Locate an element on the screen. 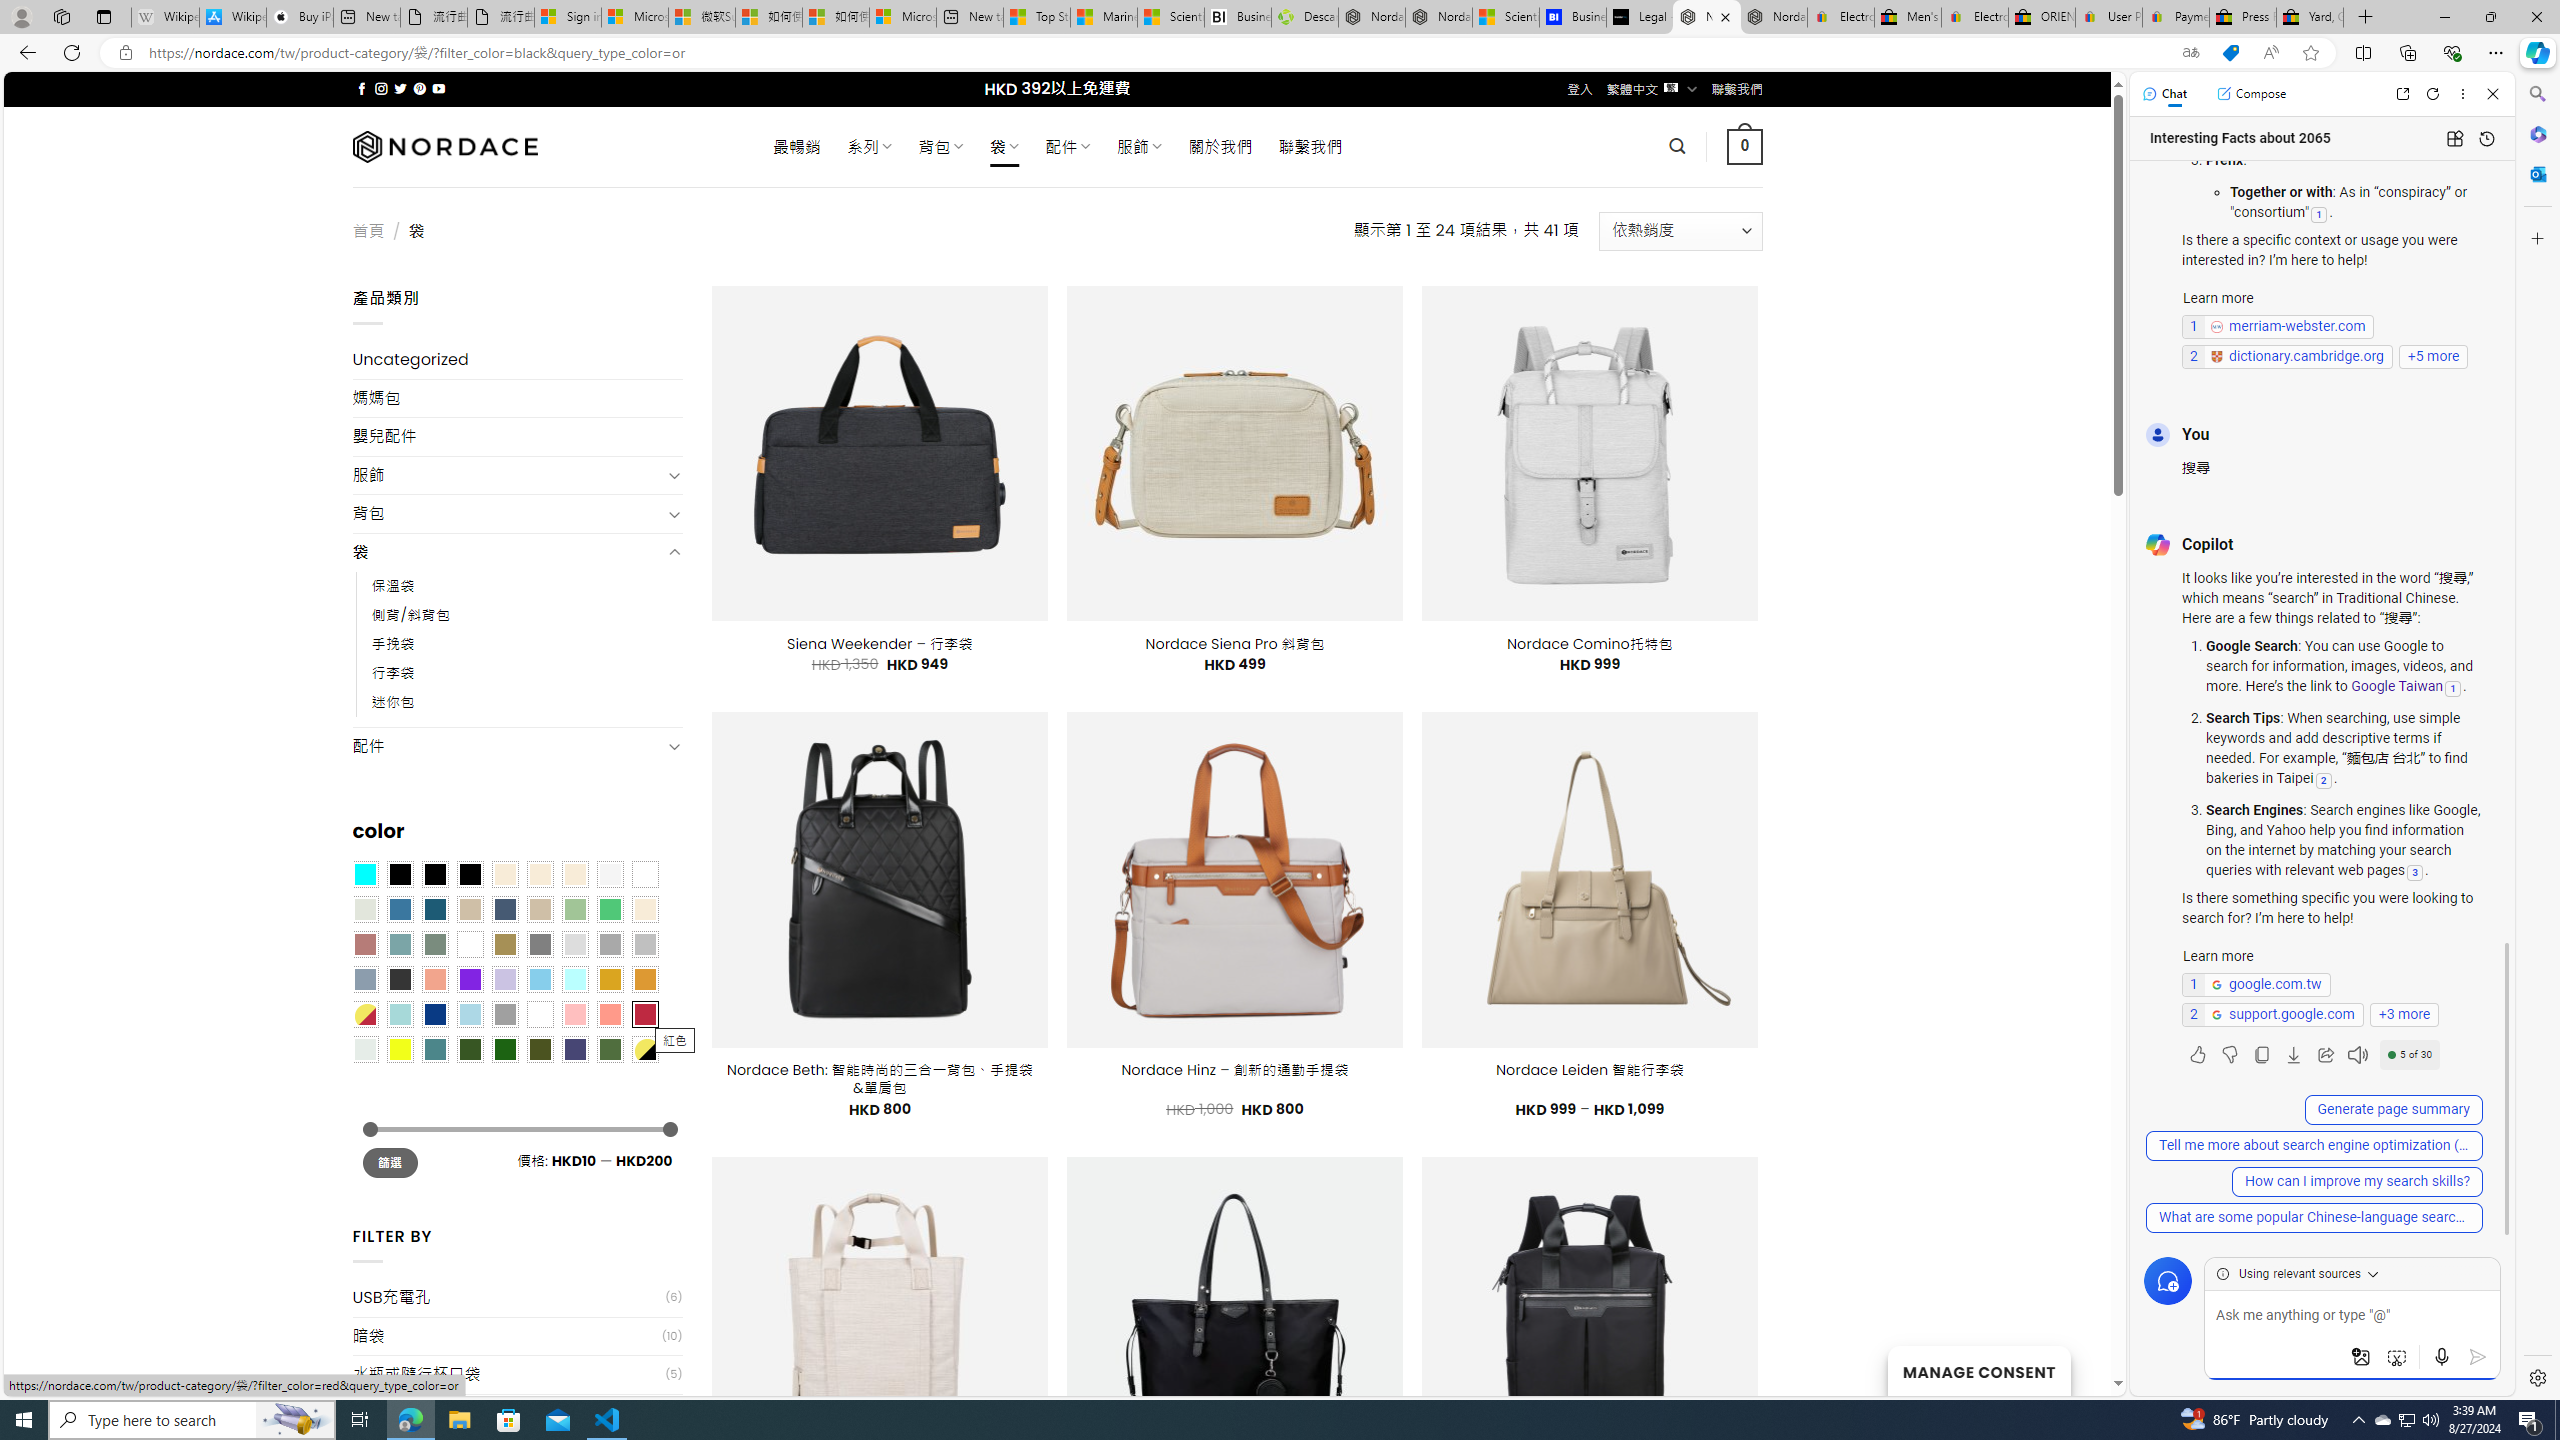 Image resolution: width=2560 pixels, height=1440 pixels. 'Follow on Twitter' is located at coordinates (399, 88).